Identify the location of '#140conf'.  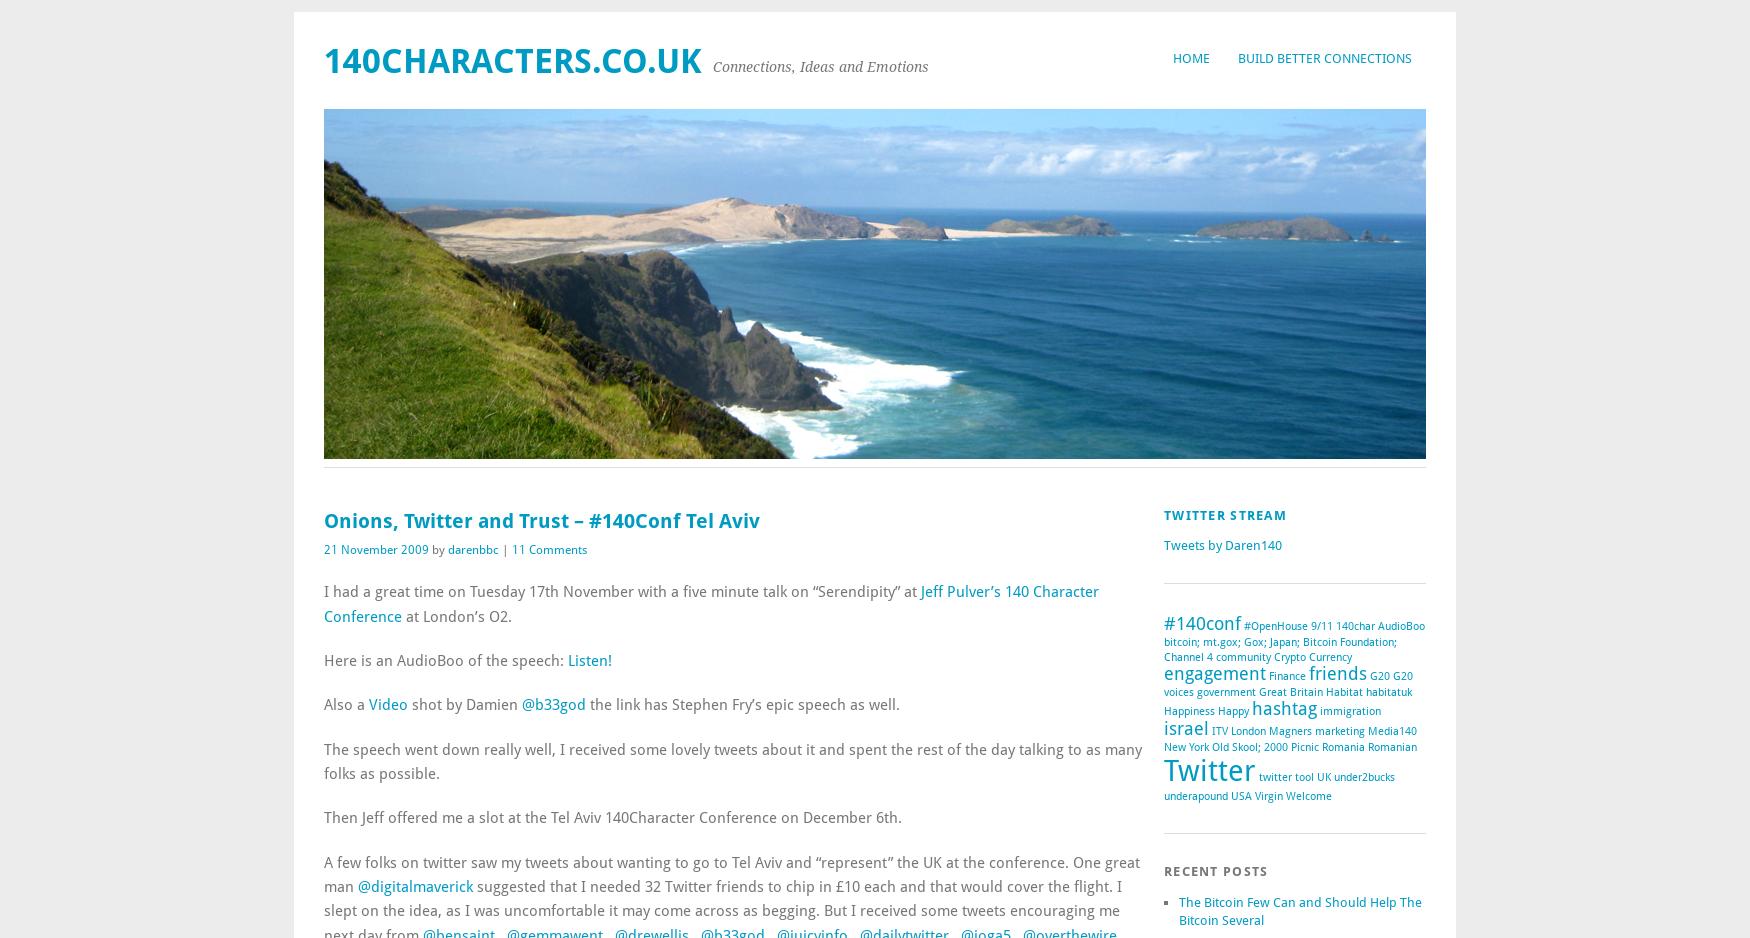
(1162, 623).